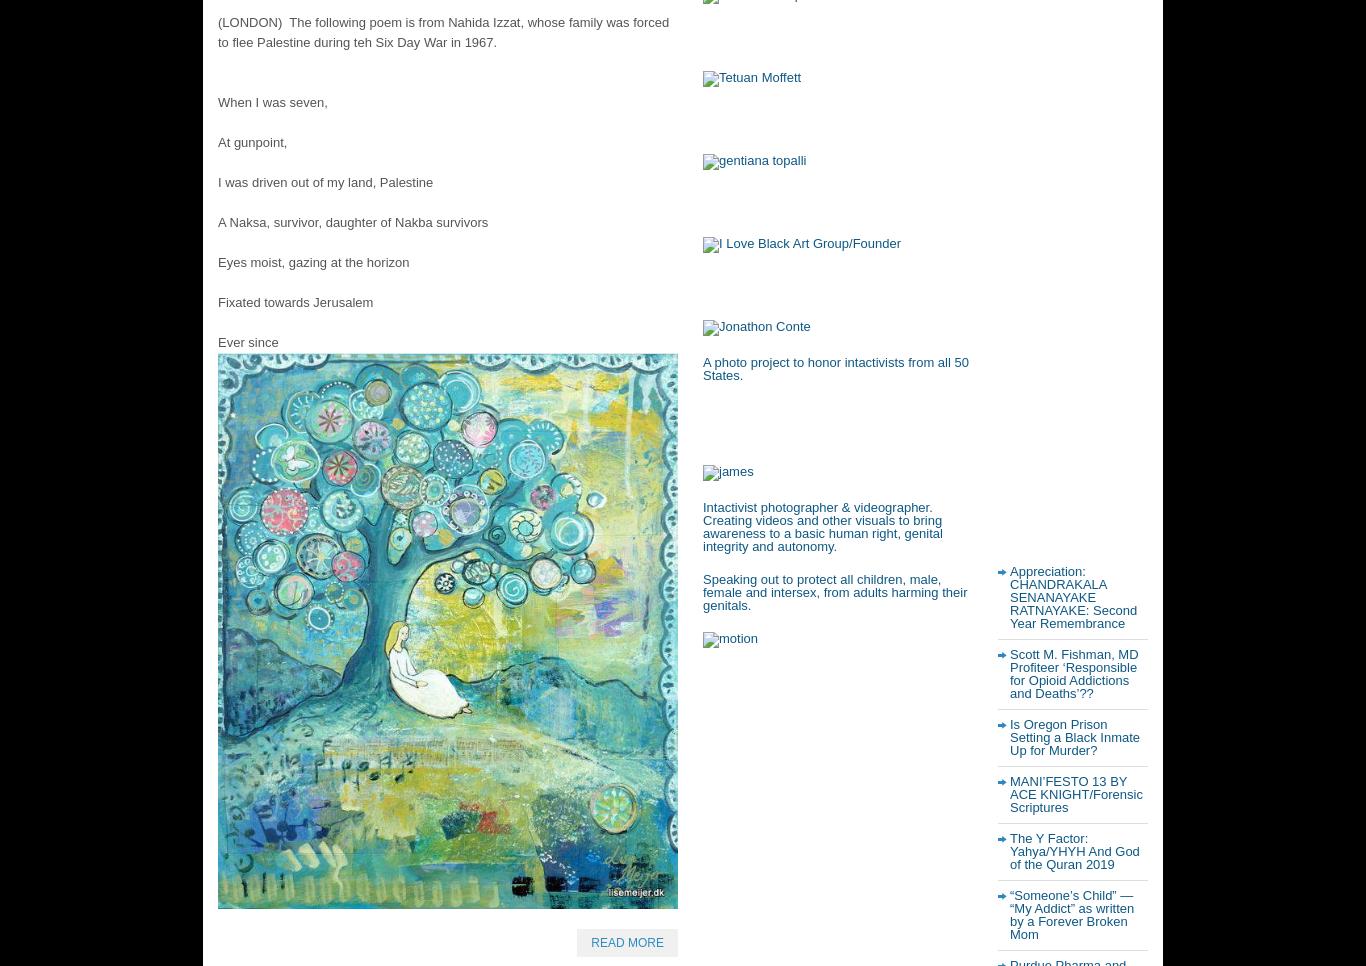  What do you see at coordinates (1074, 794) in the screenshot?
I see `'MANI’FESTO 13 BY ACE KNIGHT/Forensic Scriptures'` at bounding box center [1074, 794].